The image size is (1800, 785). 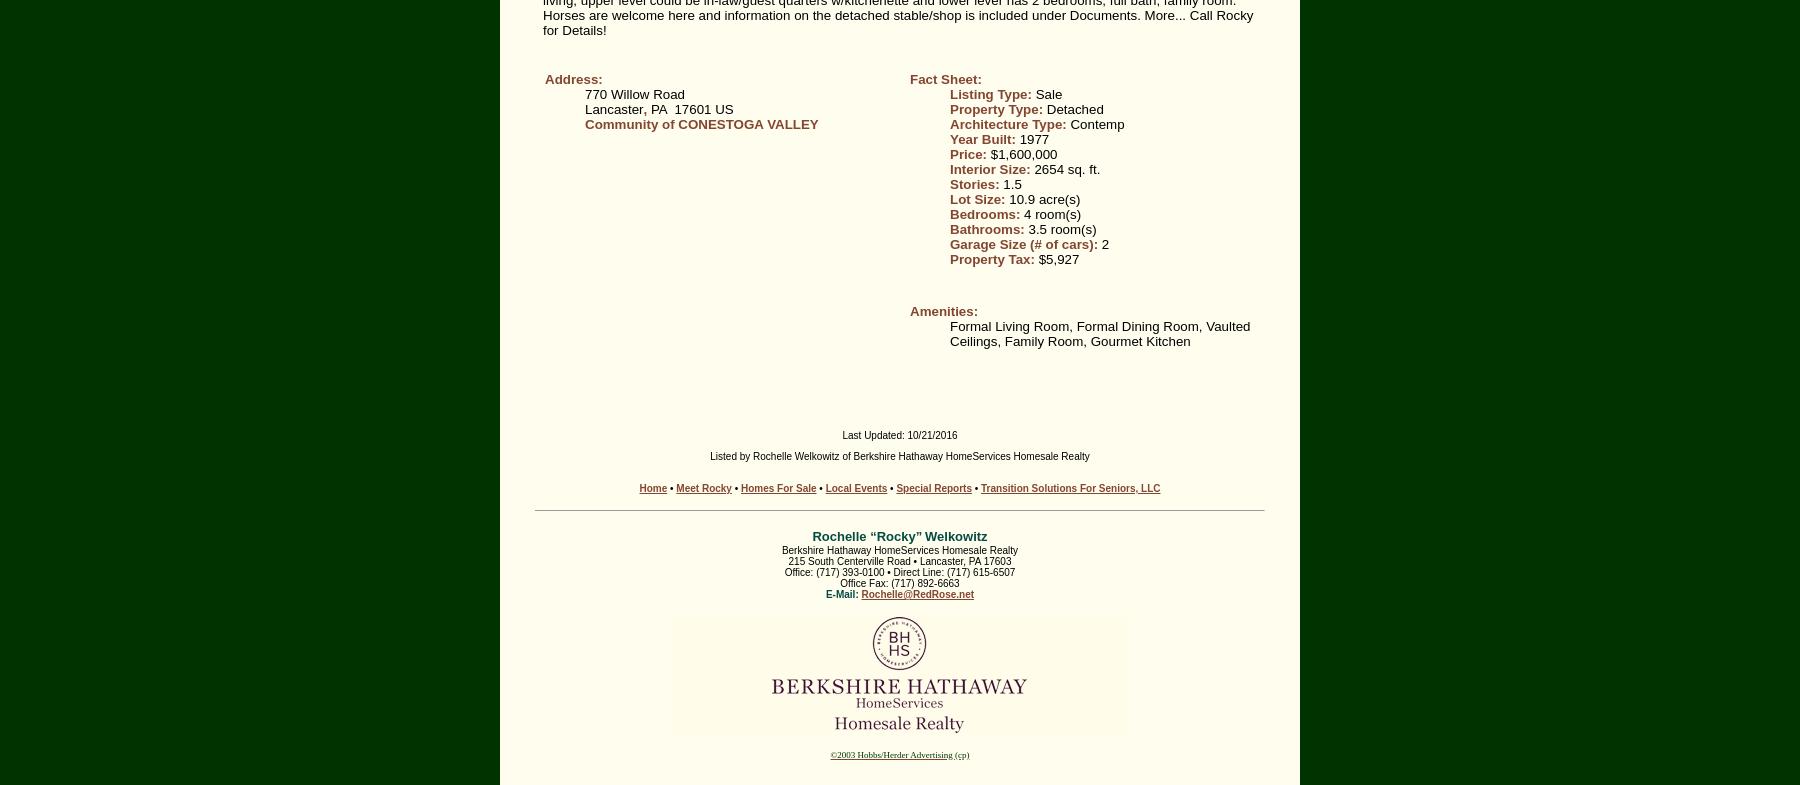 What do you see at coordinates (969, 153) in the screenshot?
I see `'Price:'` at bounding box center [969, 153].